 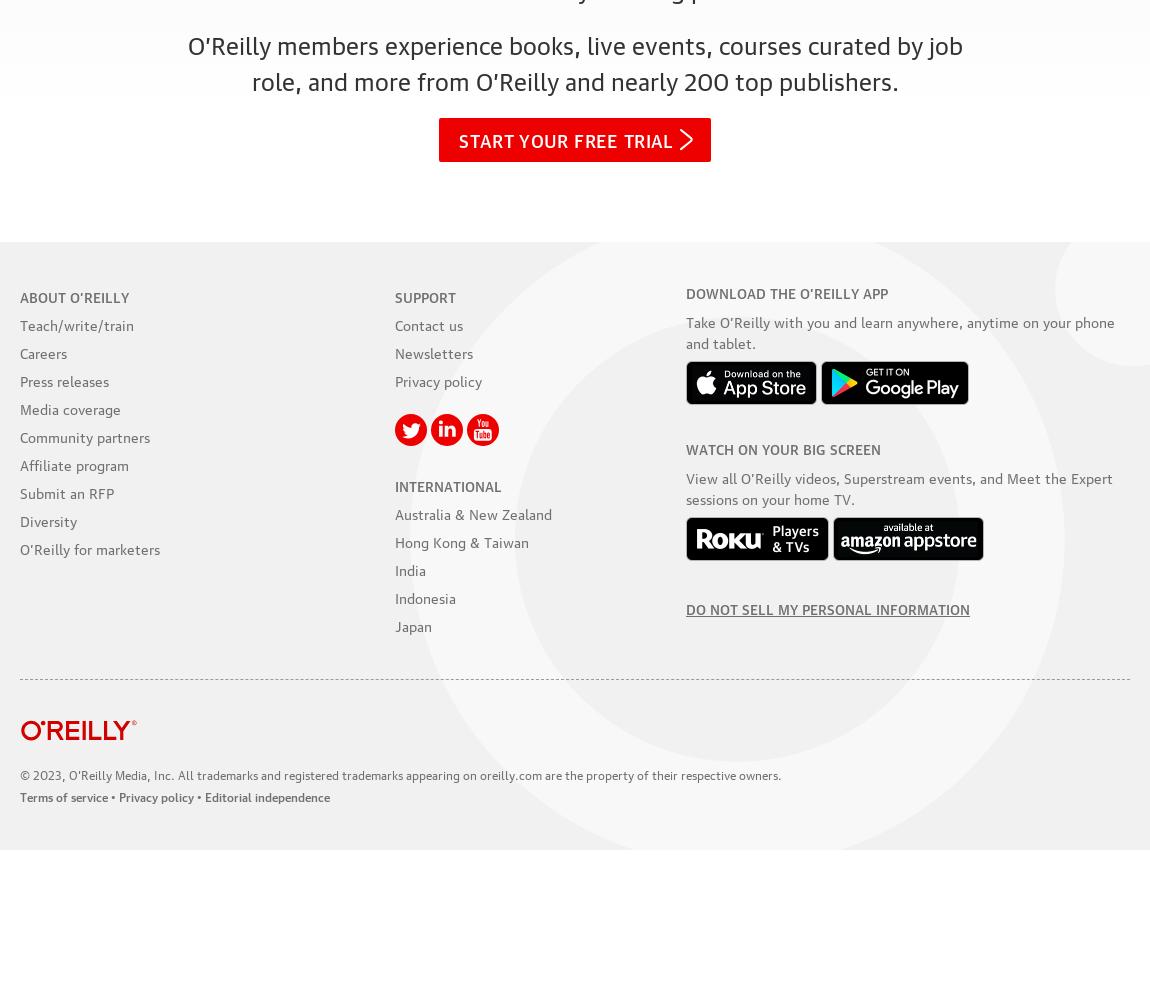 I want to click on 'Careers', so click(x=42, y=350).